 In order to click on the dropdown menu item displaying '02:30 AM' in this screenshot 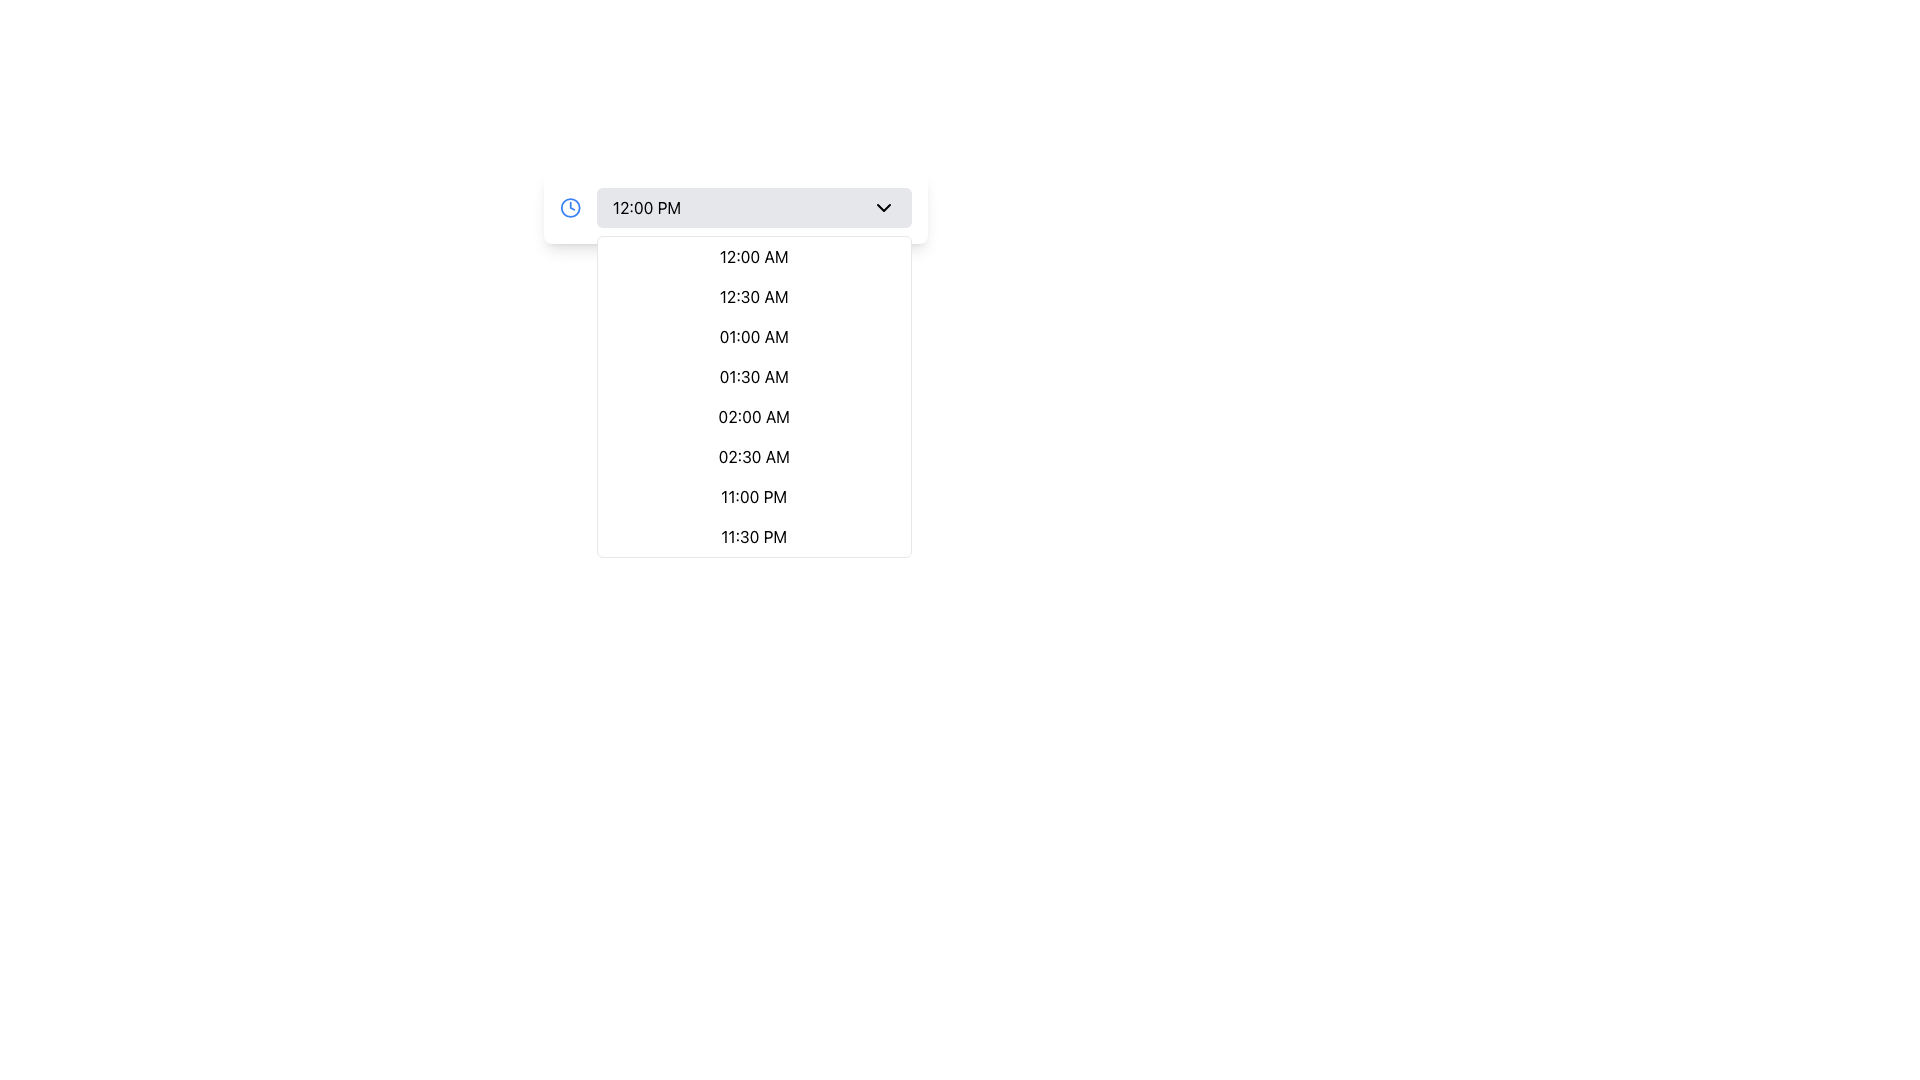, I will do `click(753, 456)`.